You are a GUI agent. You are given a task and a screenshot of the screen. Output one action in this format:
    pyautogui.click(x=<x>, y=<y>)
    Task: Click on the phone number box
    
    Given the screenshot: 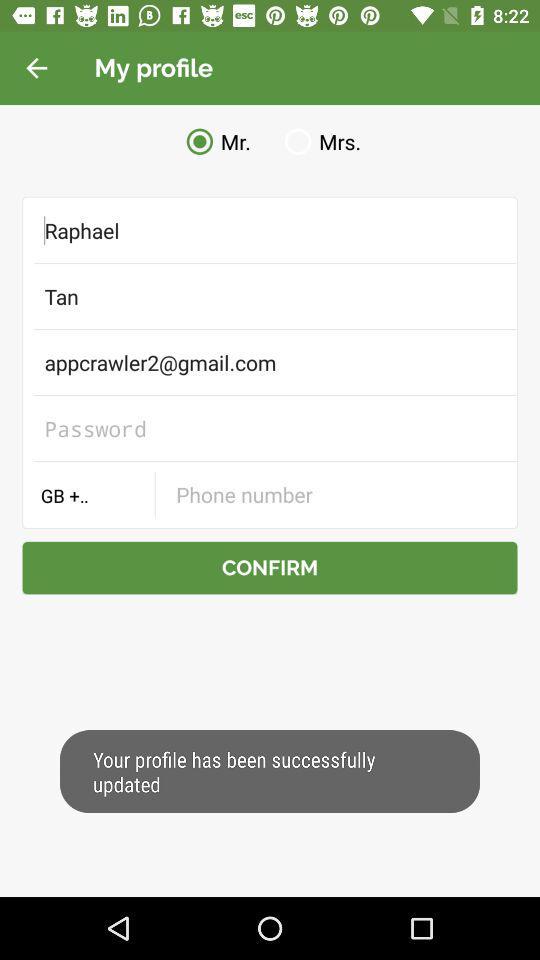 What is the action you would take?
    pyautogui.click(x=335, y=493)
    